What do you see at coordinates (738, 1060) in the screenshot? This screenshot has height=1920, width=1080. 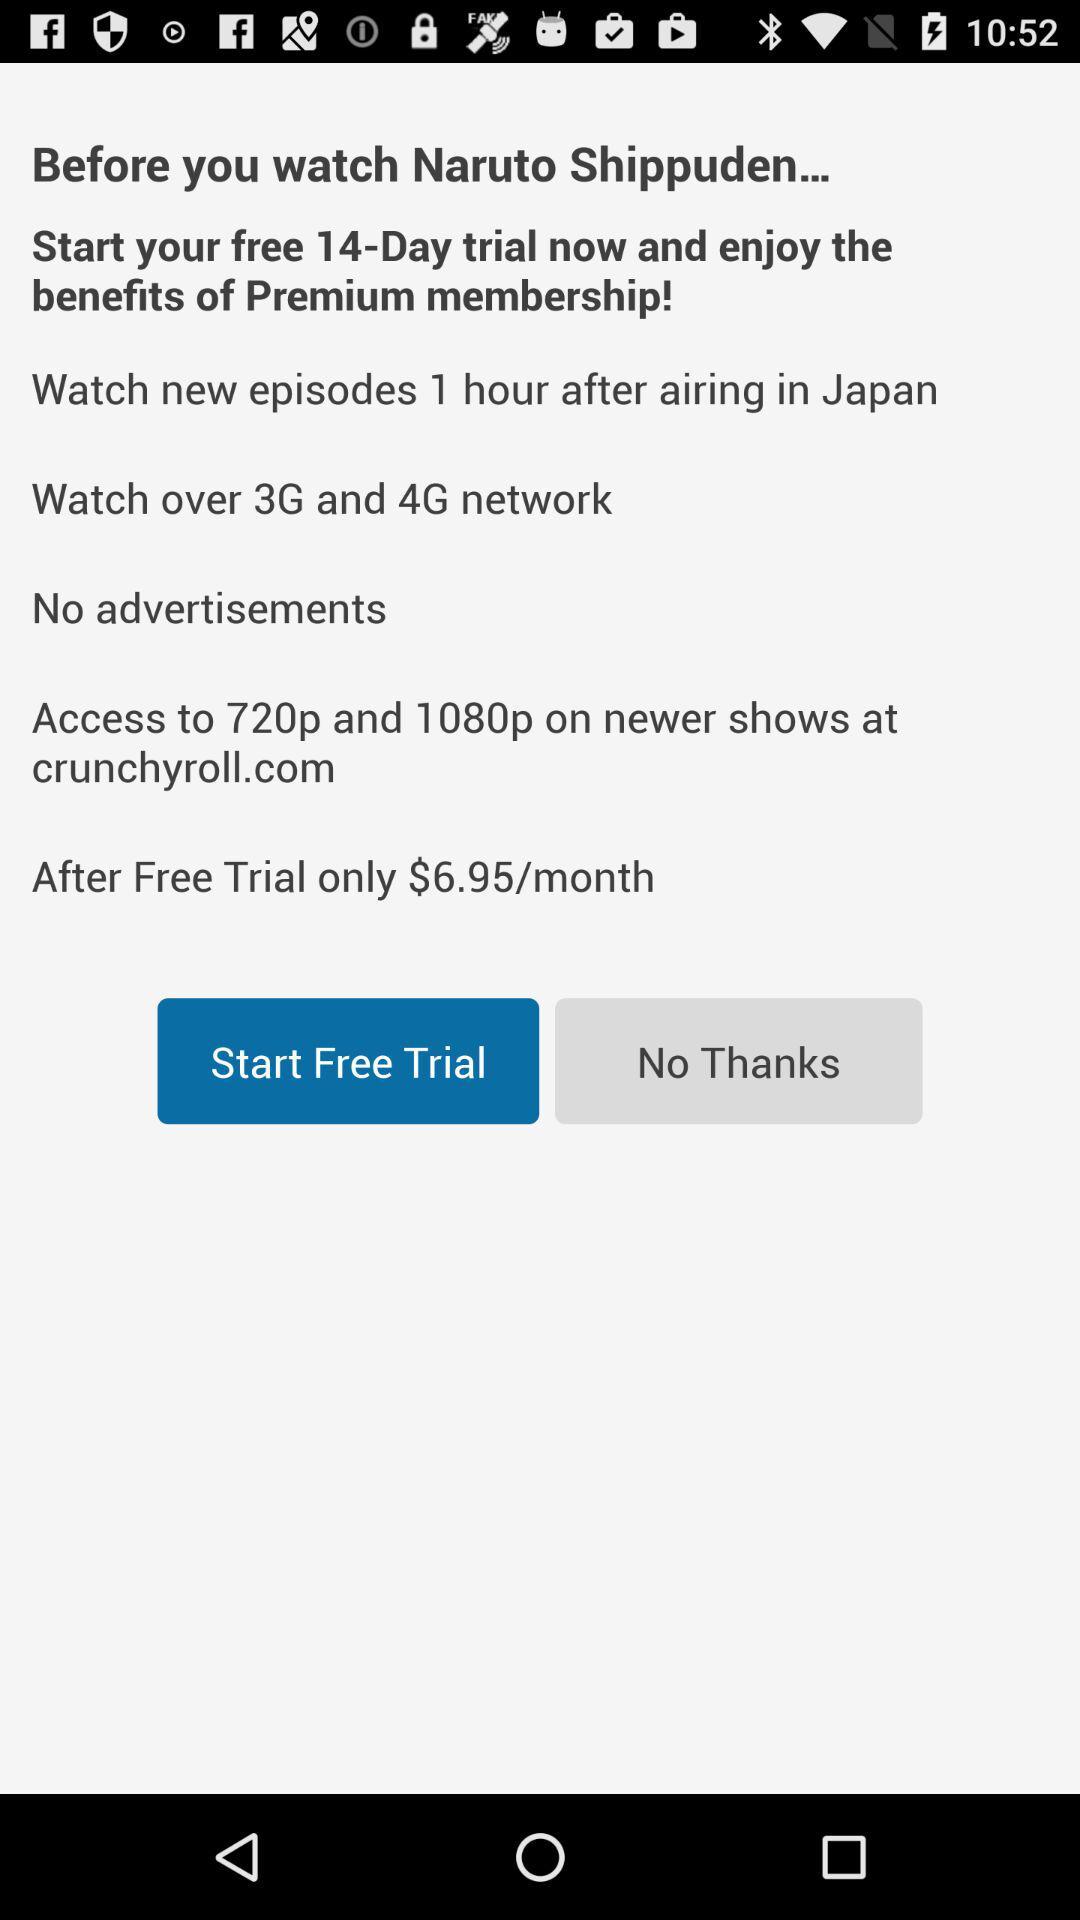 I see `the icon below after free trial icon` at bounding box center [738, 1060].